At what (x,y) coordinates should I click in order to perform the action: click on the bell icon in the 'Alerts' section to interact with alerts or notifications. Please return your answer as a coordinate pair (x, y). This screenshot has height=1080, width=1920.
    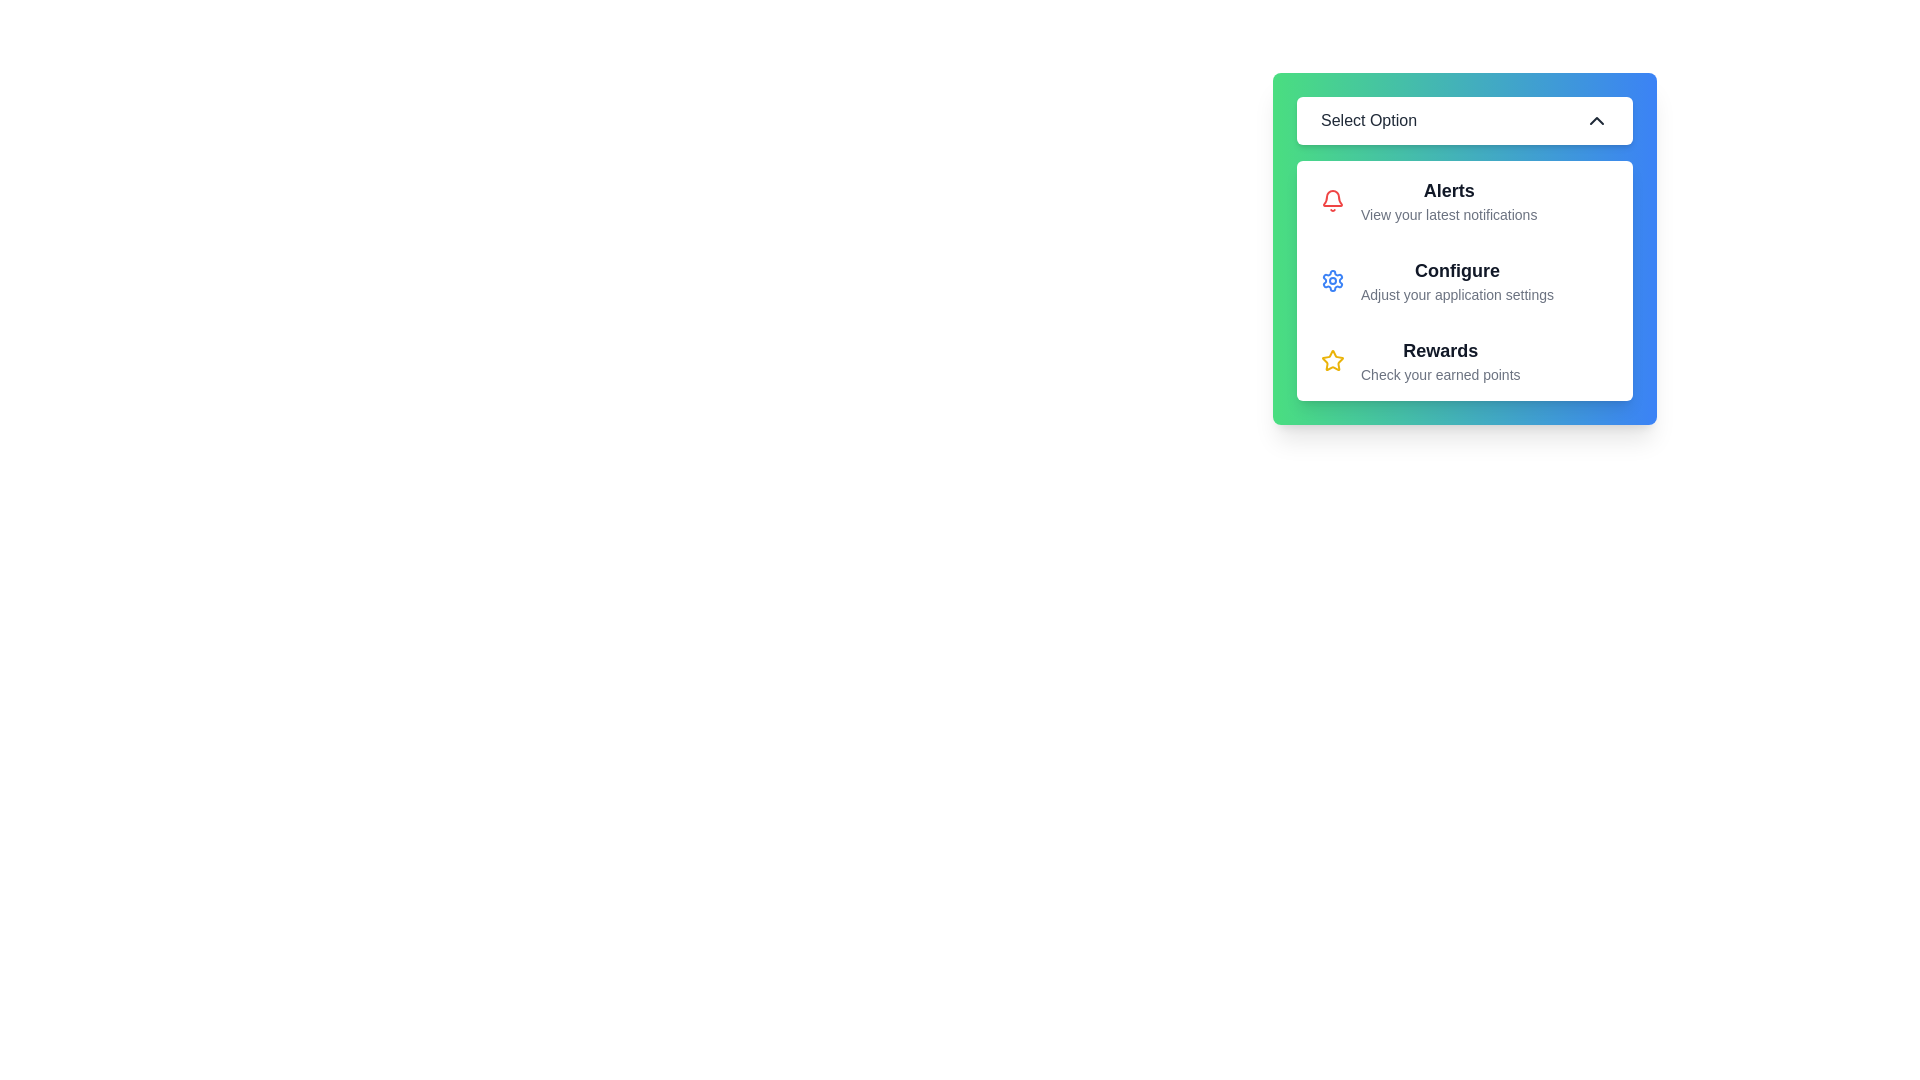
    Looking at the image, I should click on (1333, 200).